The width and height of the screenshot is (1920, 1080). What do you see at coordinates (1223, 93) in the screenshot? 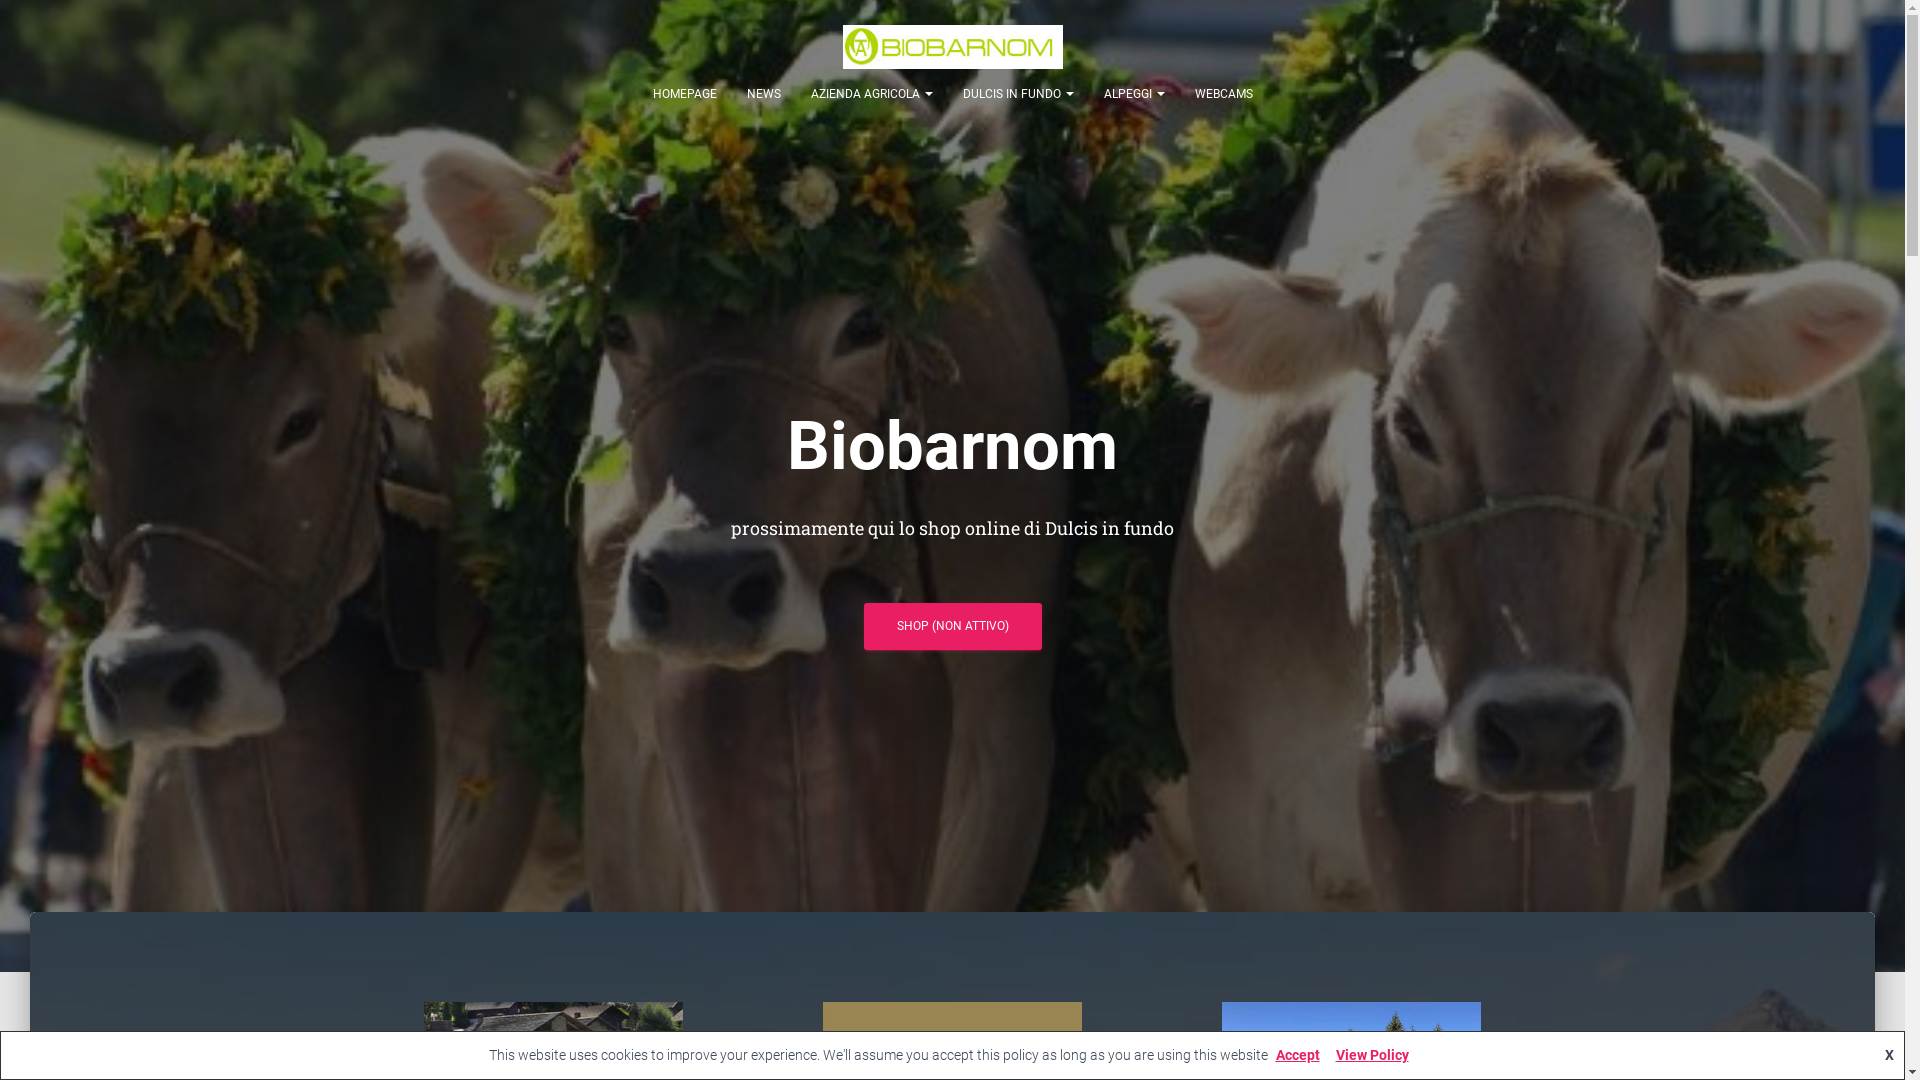
I see `'WEBCAMS'` at bounding box center [1223, 93].